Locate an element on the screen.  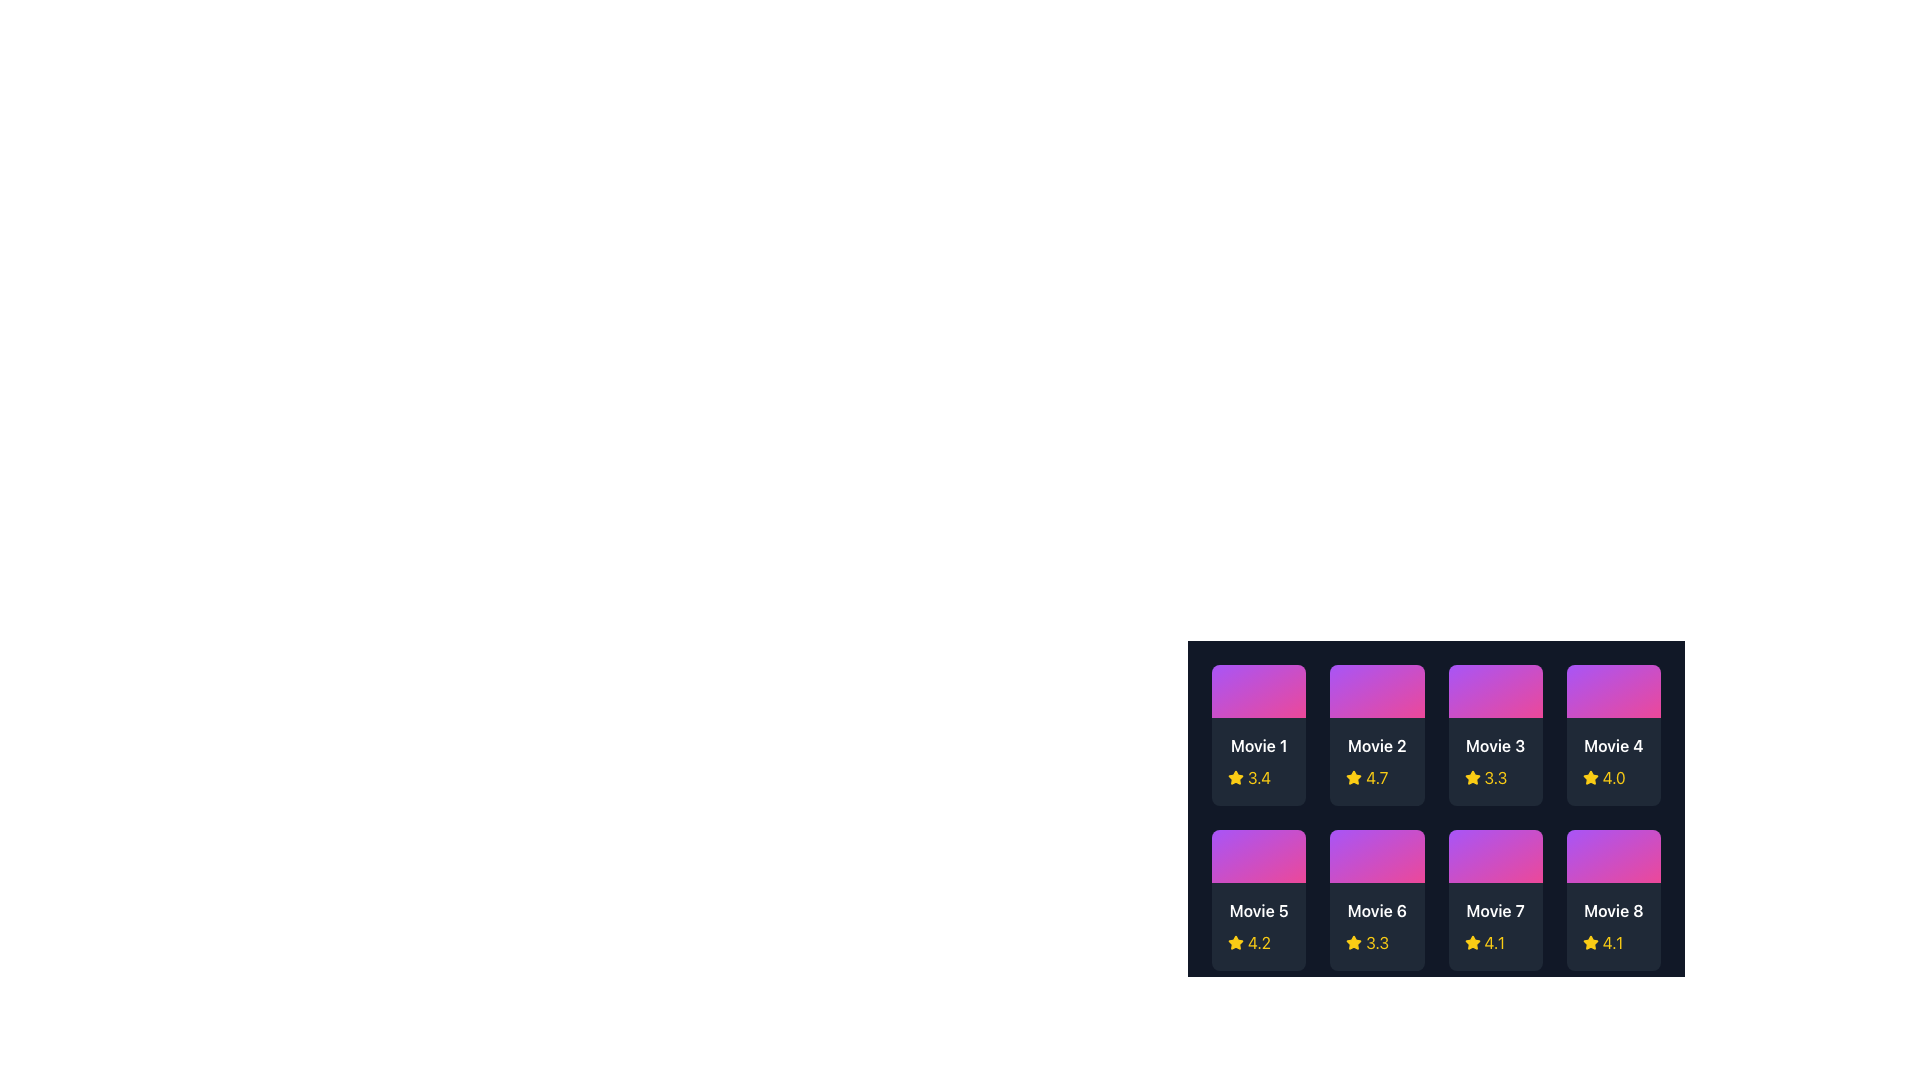
the movie information card located in the second row, first column of the grid is located at coordinates (1258, 900).